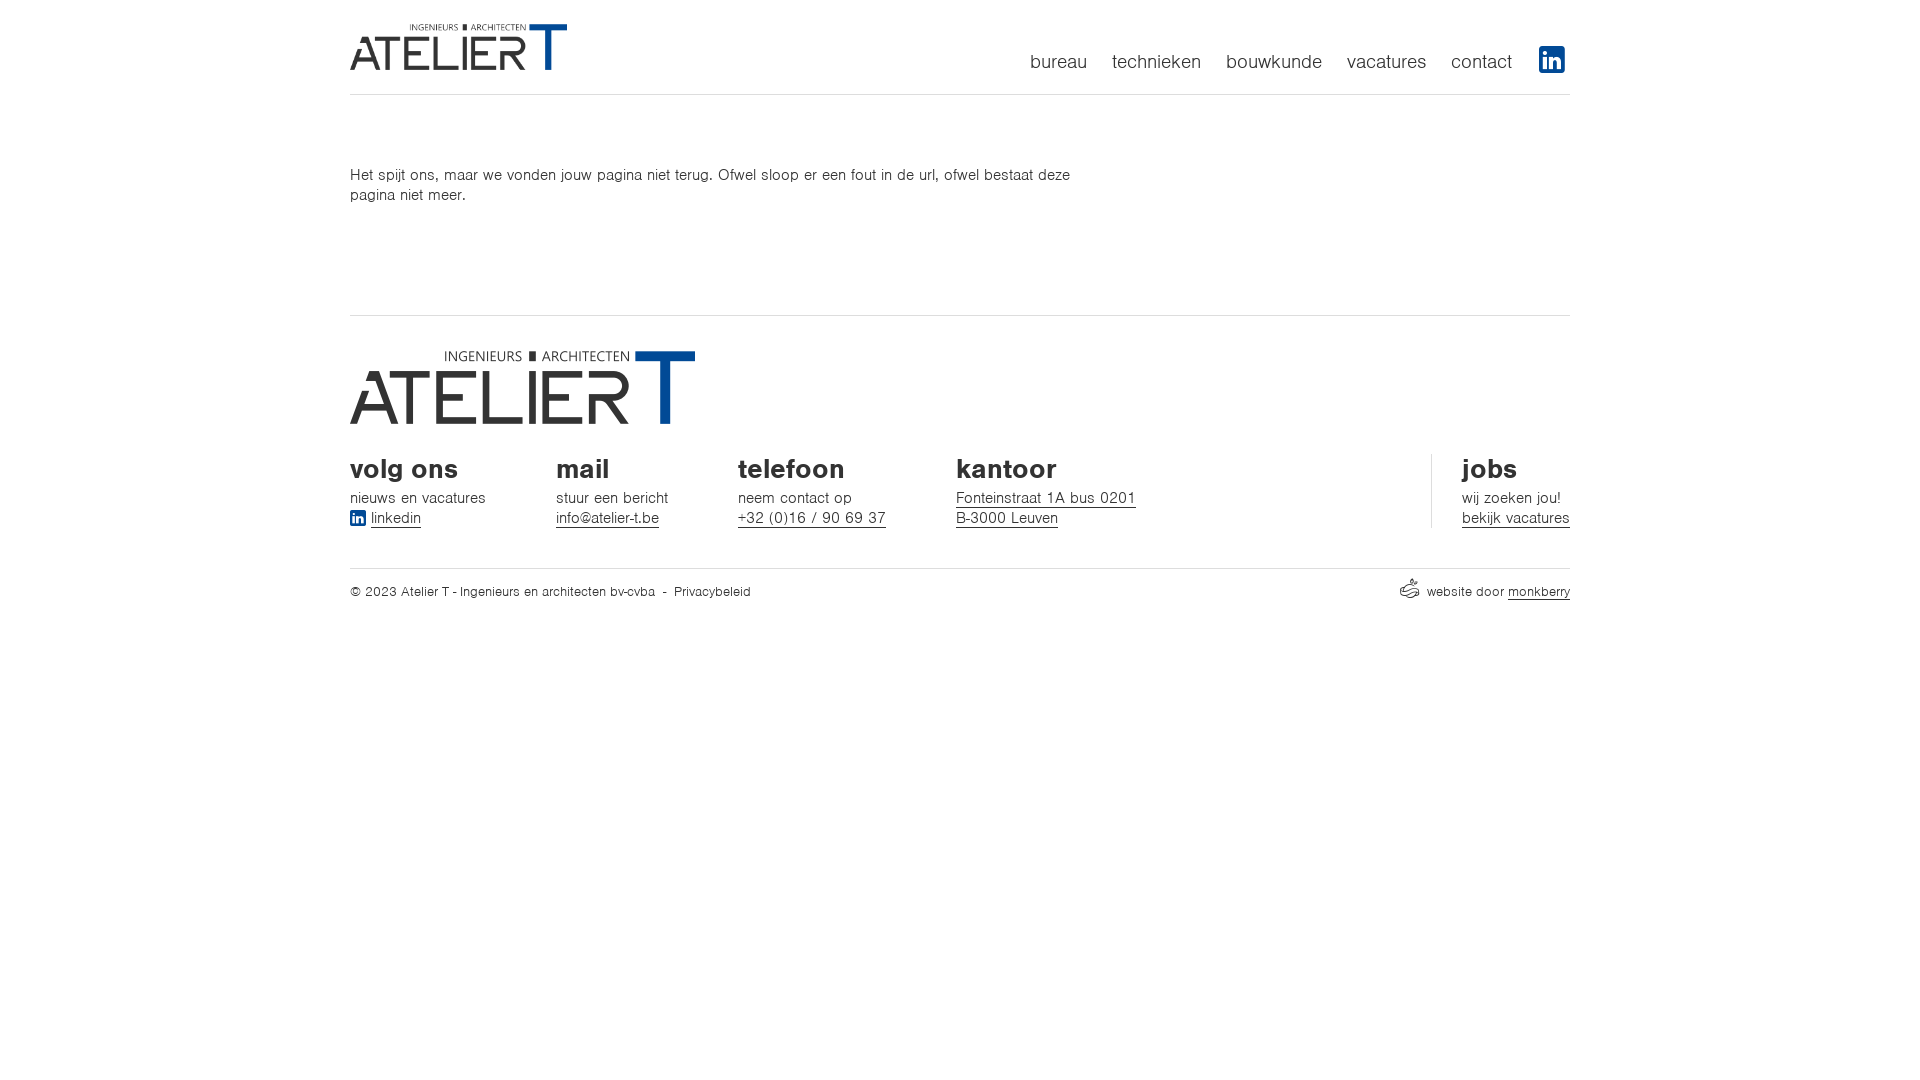 Image resolution: width=1920 pixels, height=1080 pixels. I want to click on 'info@atelier-t.be', so click(556, 516).